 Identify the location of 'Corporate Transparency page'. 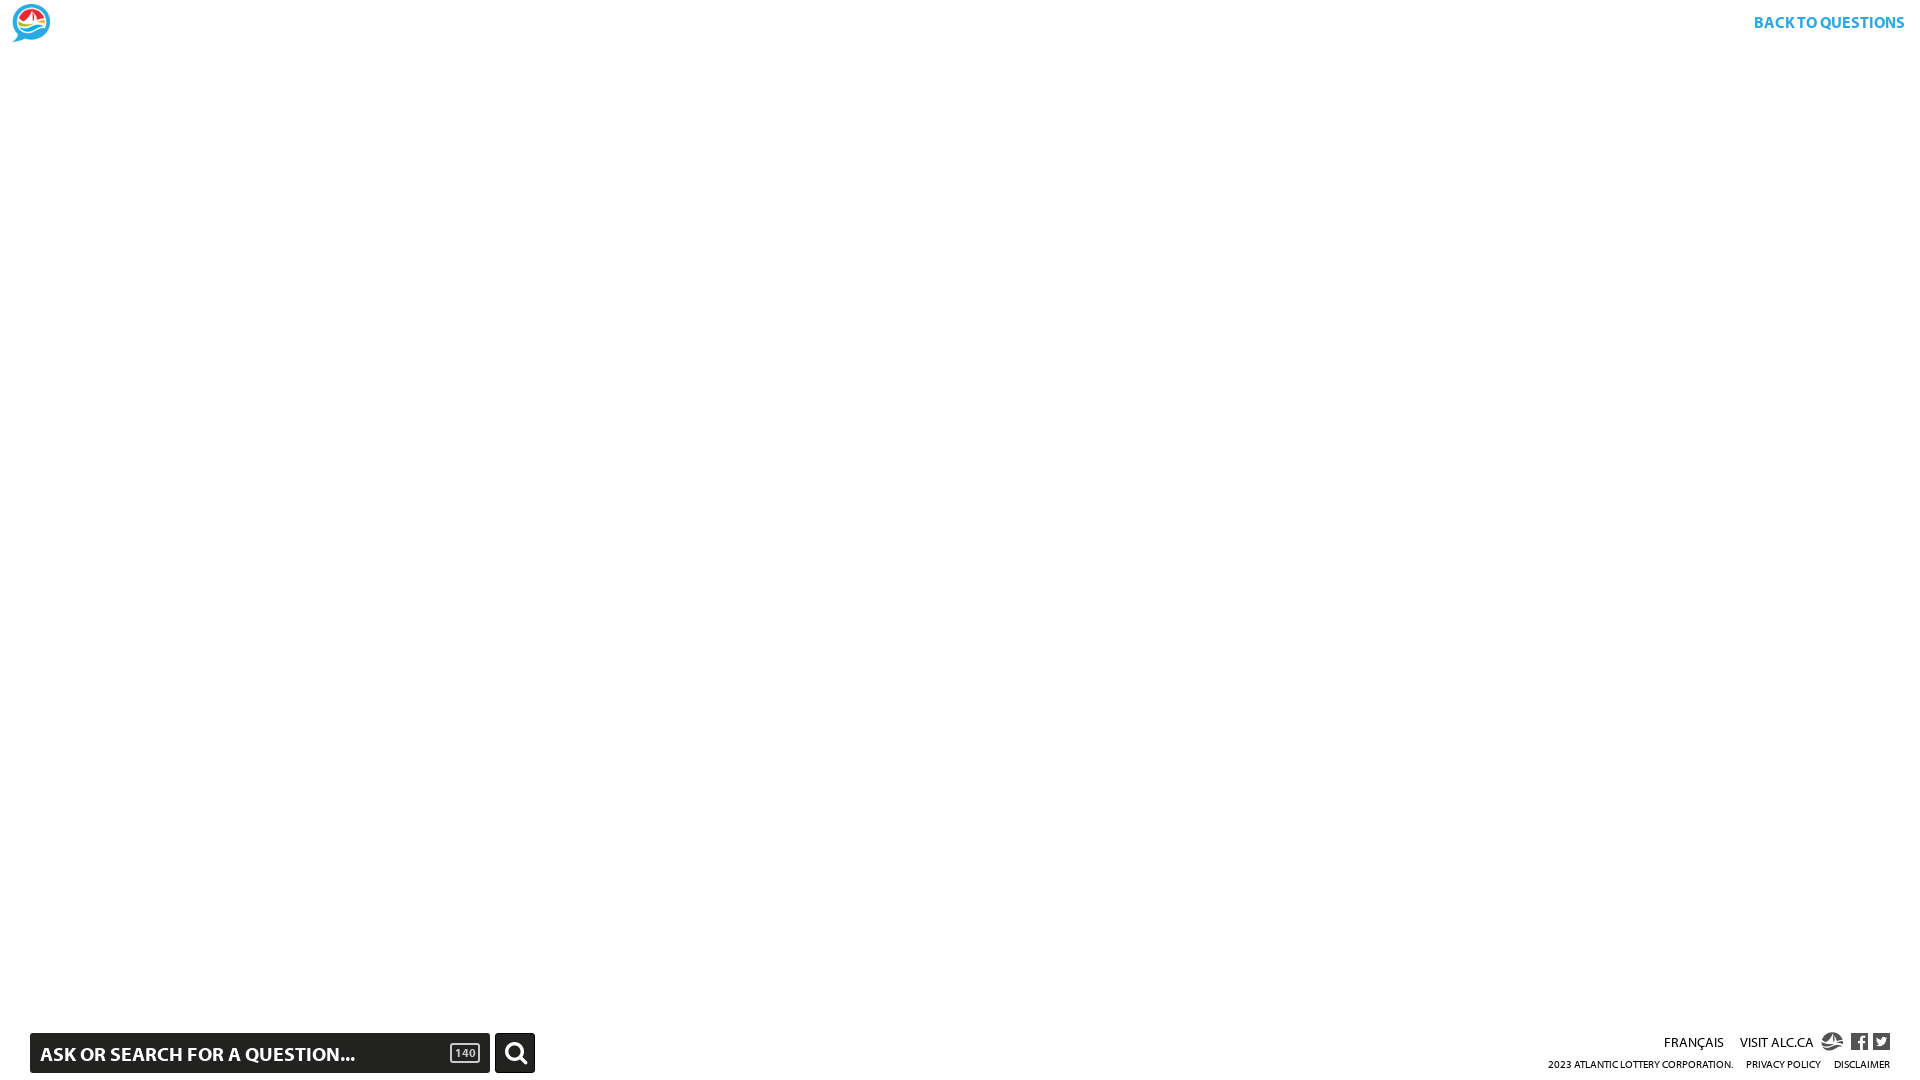
(0, 208).